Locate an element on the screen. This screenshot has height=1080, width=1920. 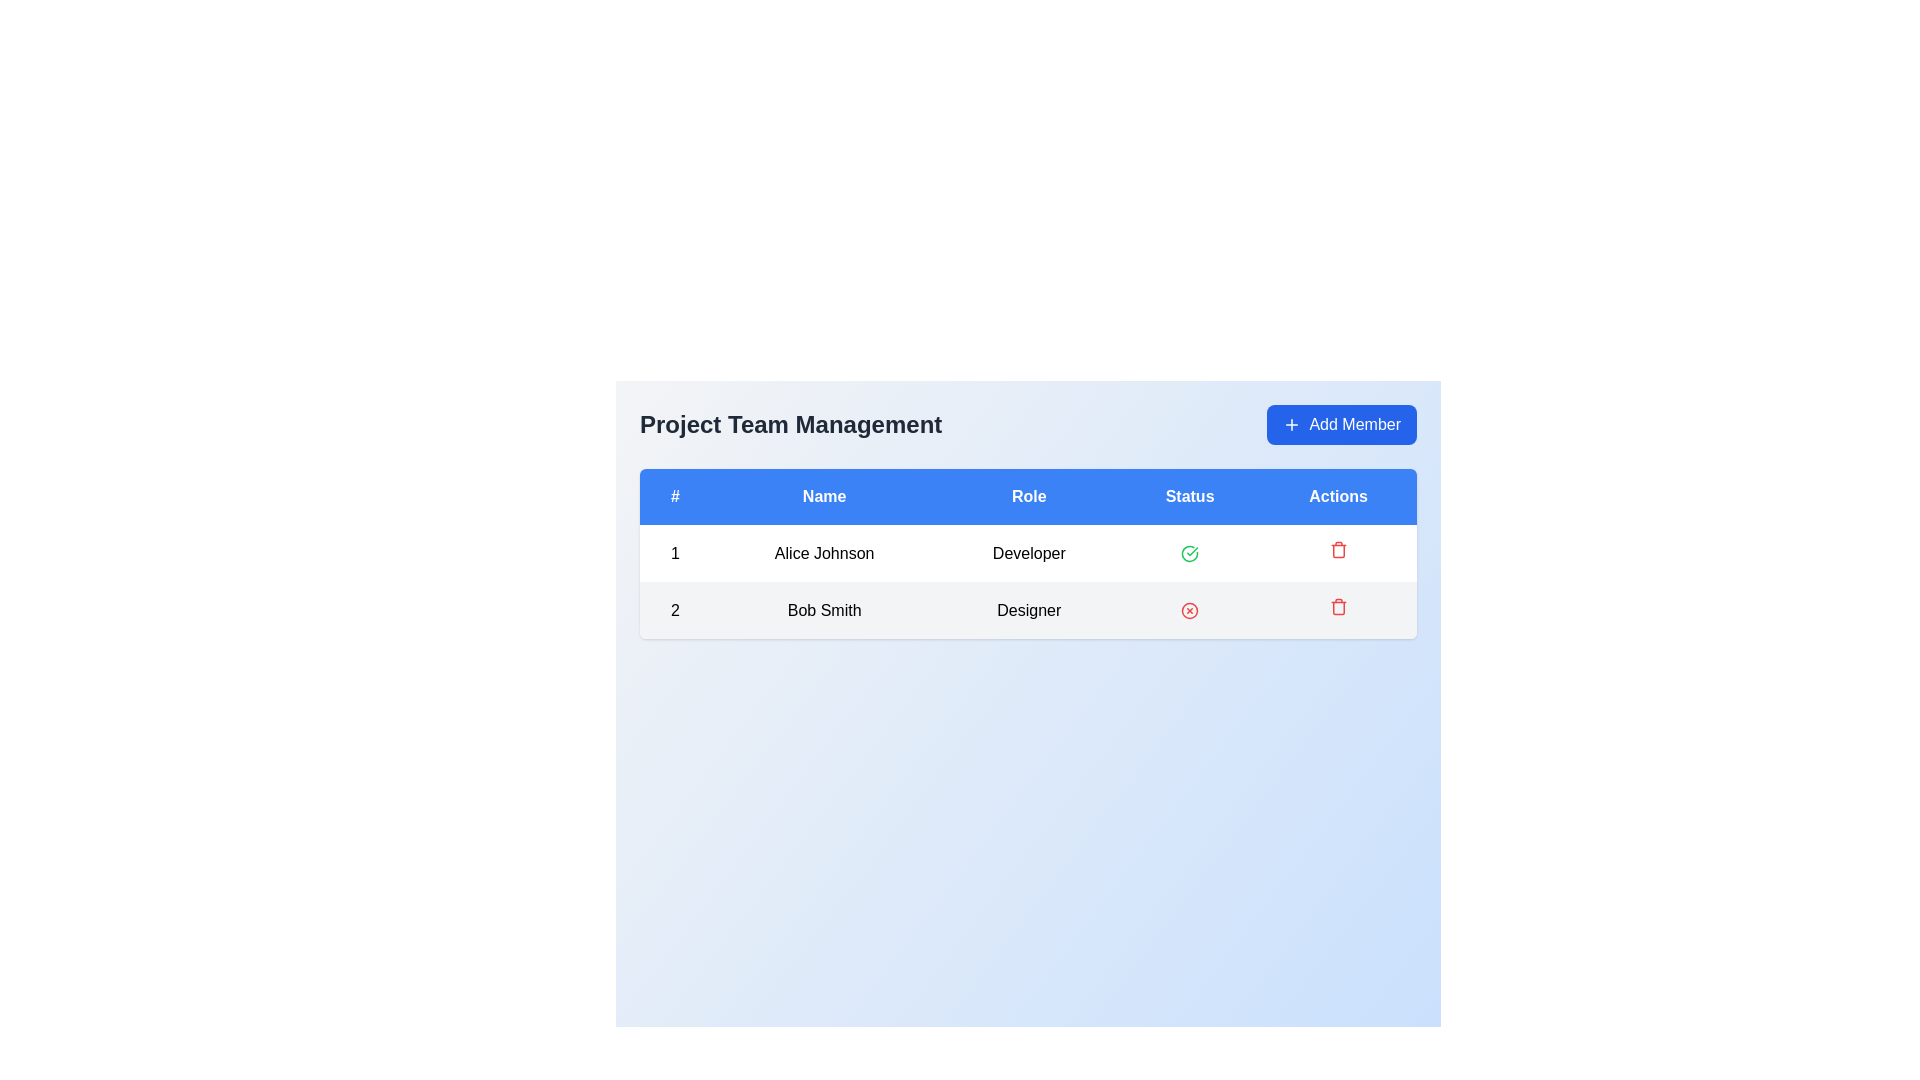
the static text element, which serves as the main heading of the page and is located to the left of the 'Add Member' button is located at coordinates (790, 423).